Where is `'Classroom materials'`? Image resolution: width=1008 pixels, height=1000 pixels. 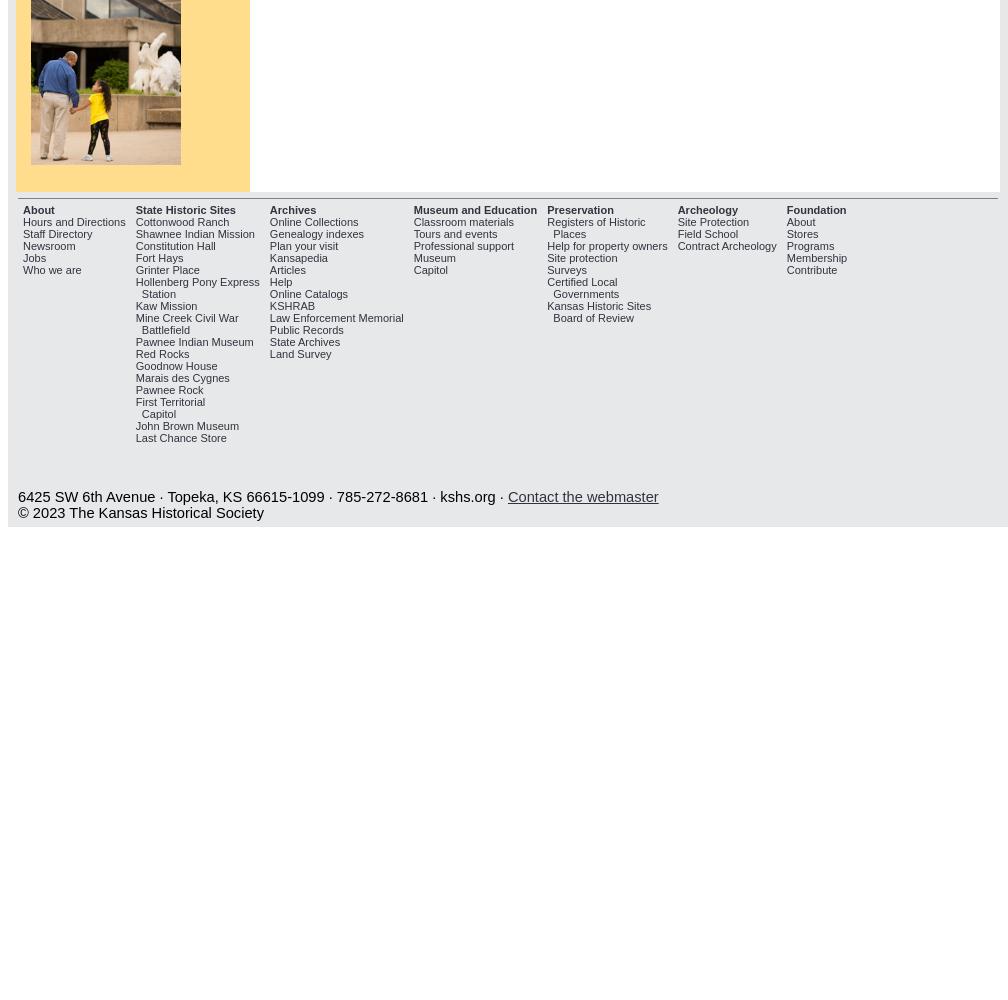
'Classroom materials' is located at coordinates (462, 220).